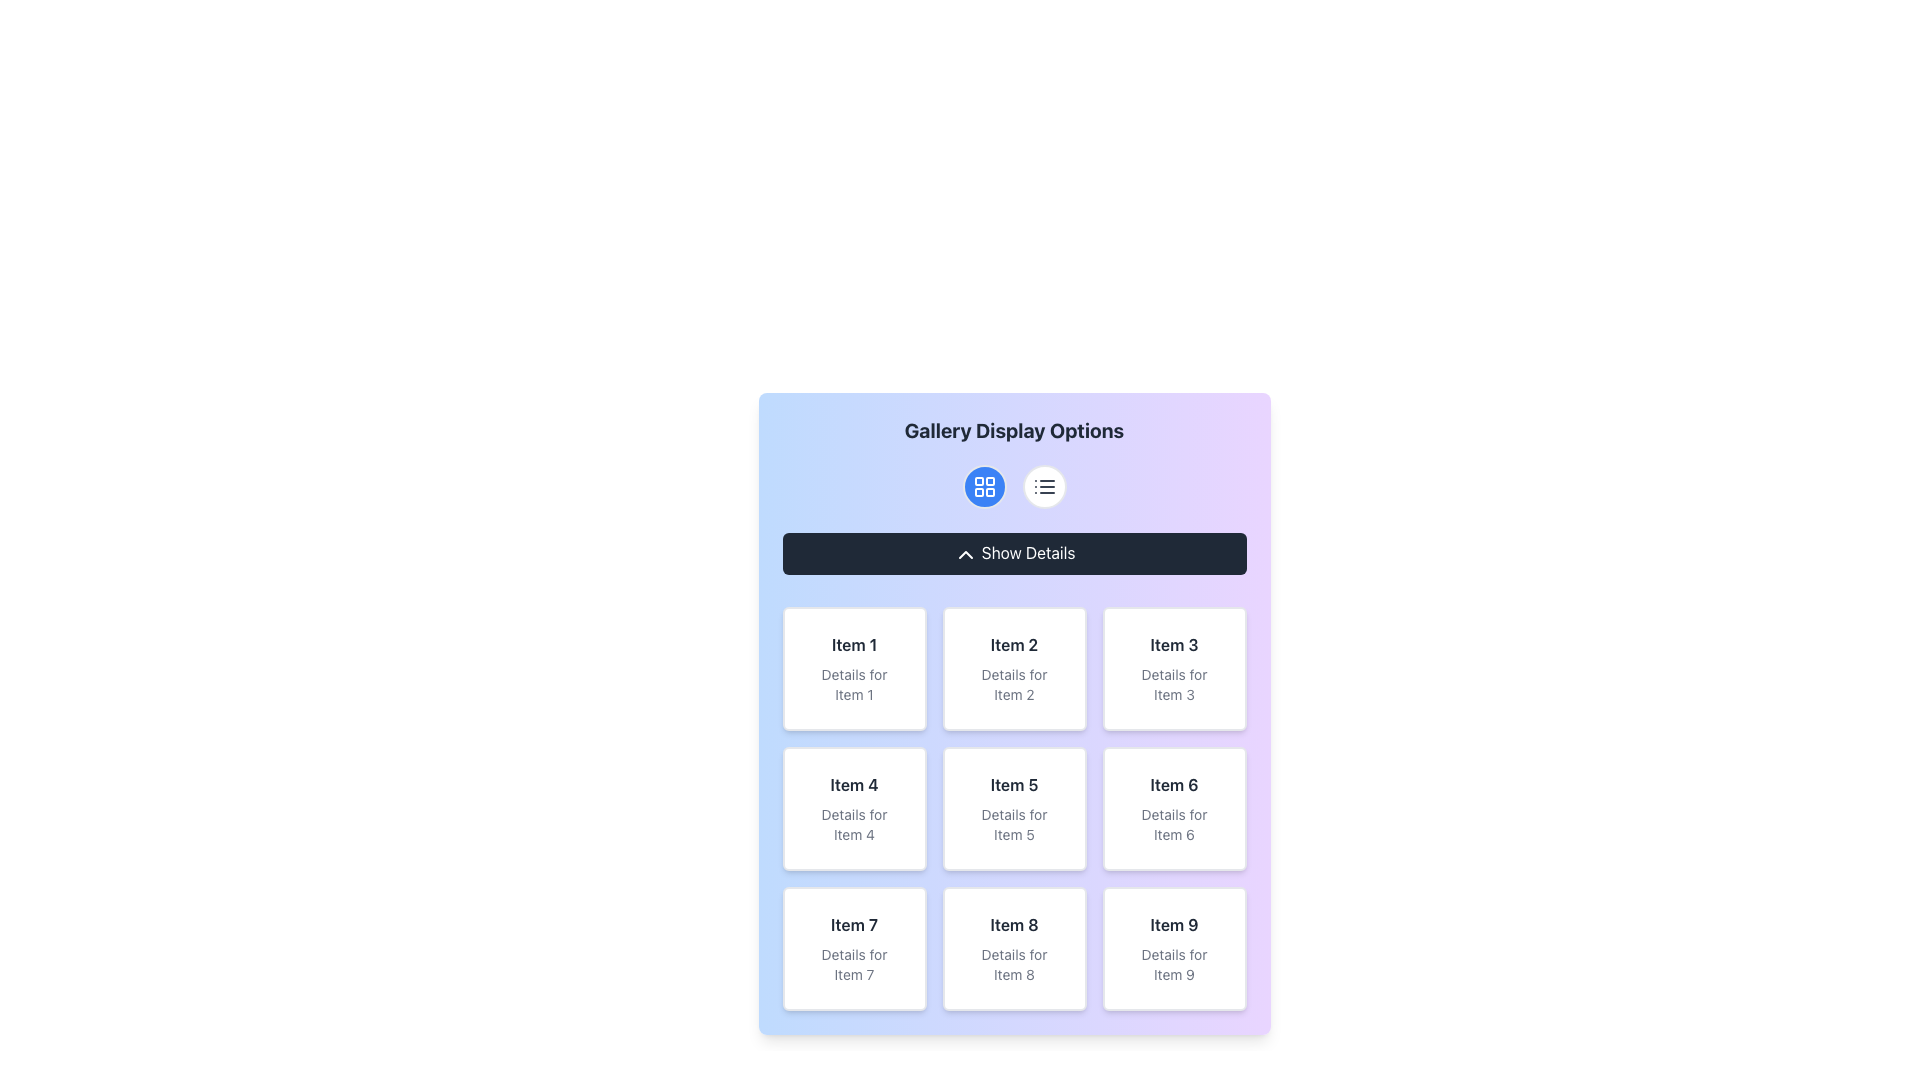 The width and height of the screenshot is (1920, 1080). What do you see at coordinates (854, 644) in the screenshot?
I see `the non-interactive text label at the top of the first card in the 3x3 grid layout, which provides information about its associated item` at bounding box center [854, 644].